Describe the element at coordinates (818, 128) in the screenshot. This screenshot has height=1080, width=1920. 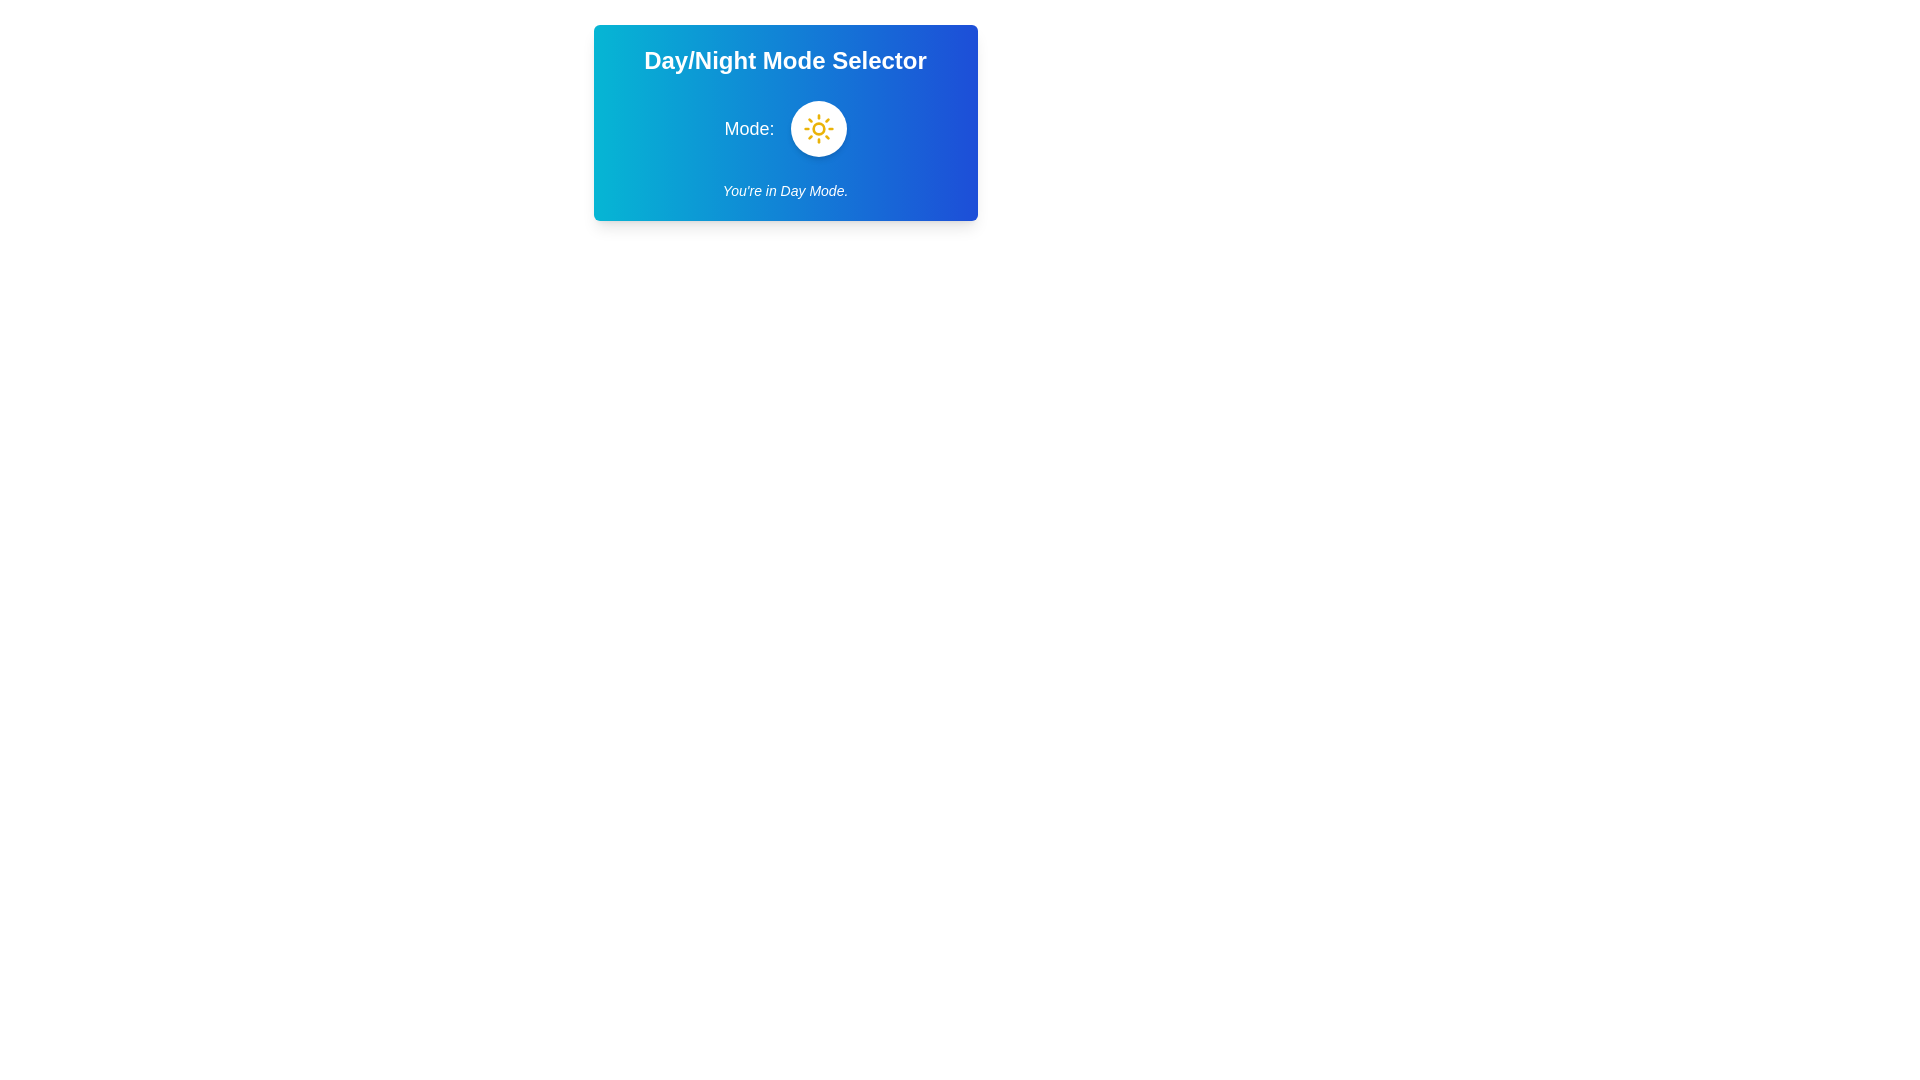
I see `the Day/Night mode toggle button to observe its hover effects` at that location.